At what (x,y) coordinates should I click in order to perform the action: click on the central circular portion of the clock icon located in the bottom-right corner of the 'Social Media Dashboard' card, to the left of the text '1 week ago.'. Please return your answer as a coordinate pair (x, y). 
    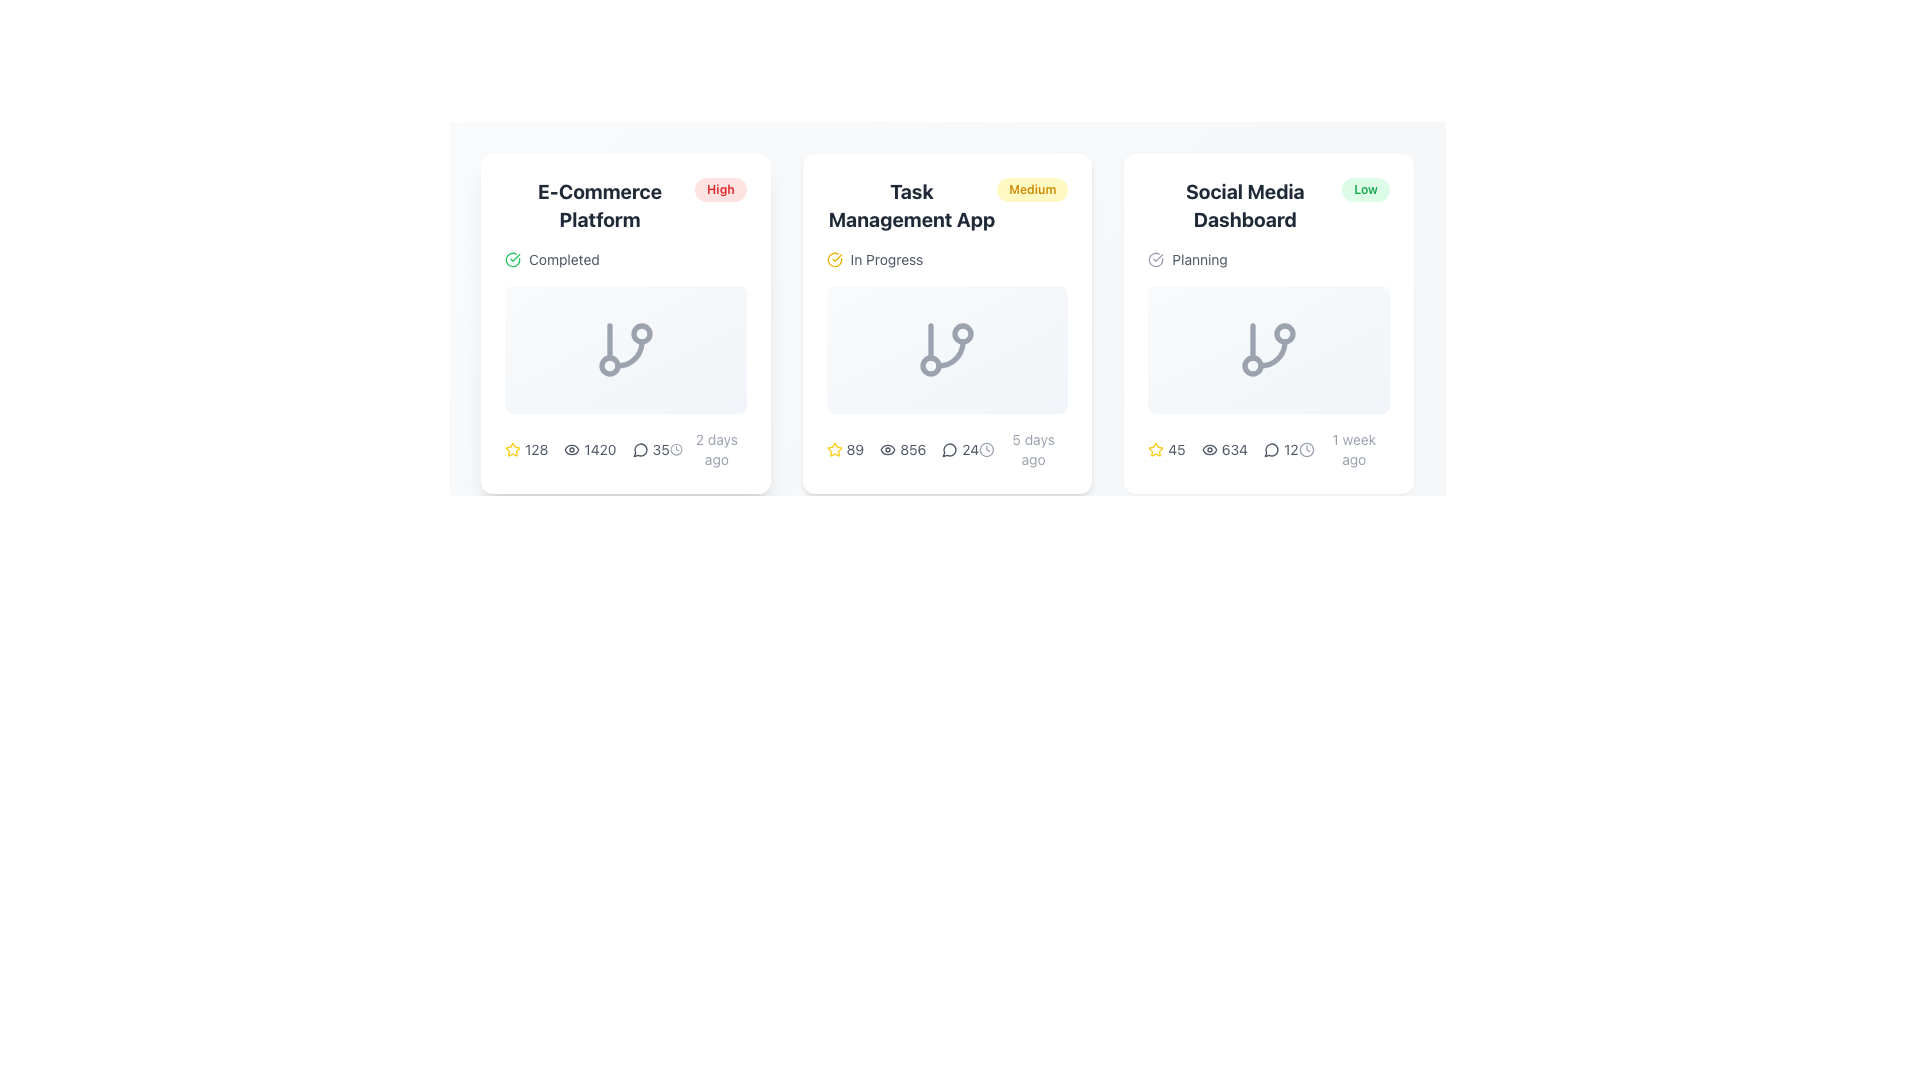
    Looking at the image, I should click on (1306, 450).